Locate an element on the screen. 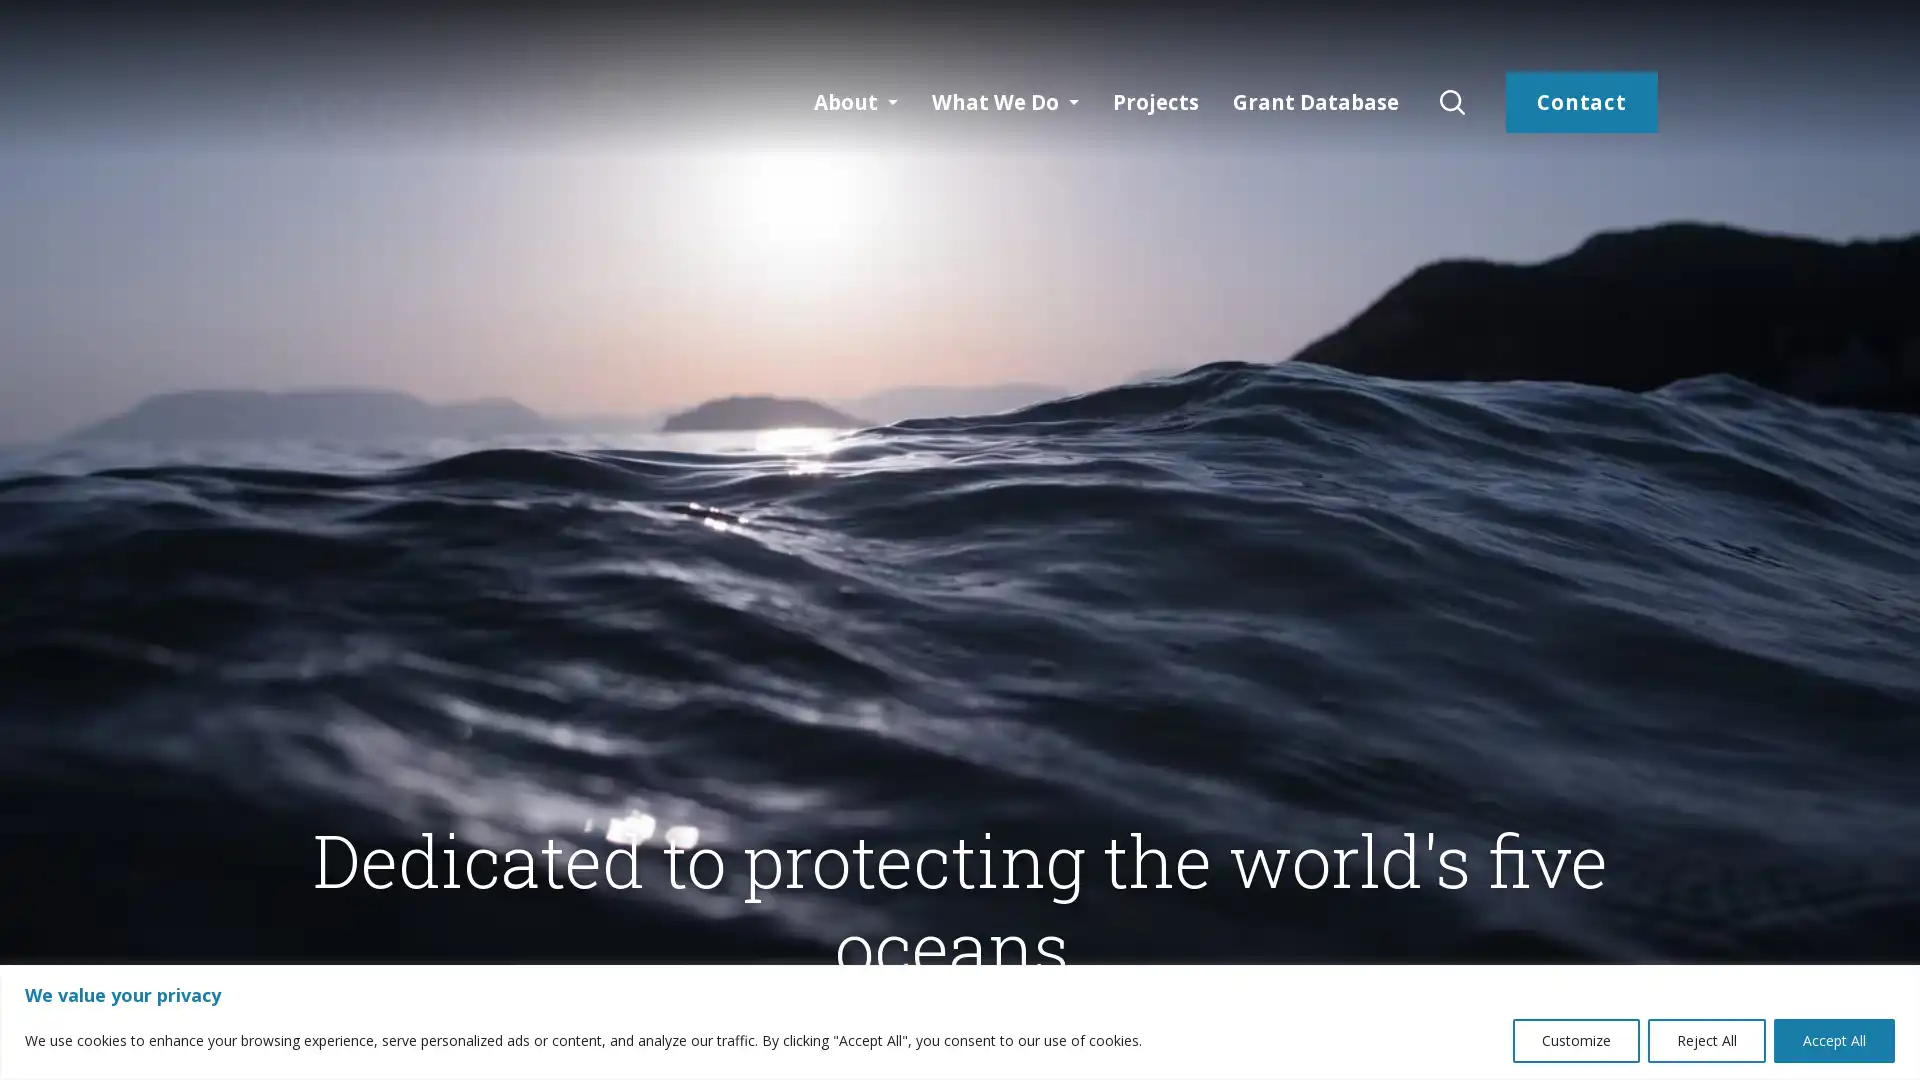 This screenshot has width=1920, height=1080. Customize is located at coordinates (1575, 1039).